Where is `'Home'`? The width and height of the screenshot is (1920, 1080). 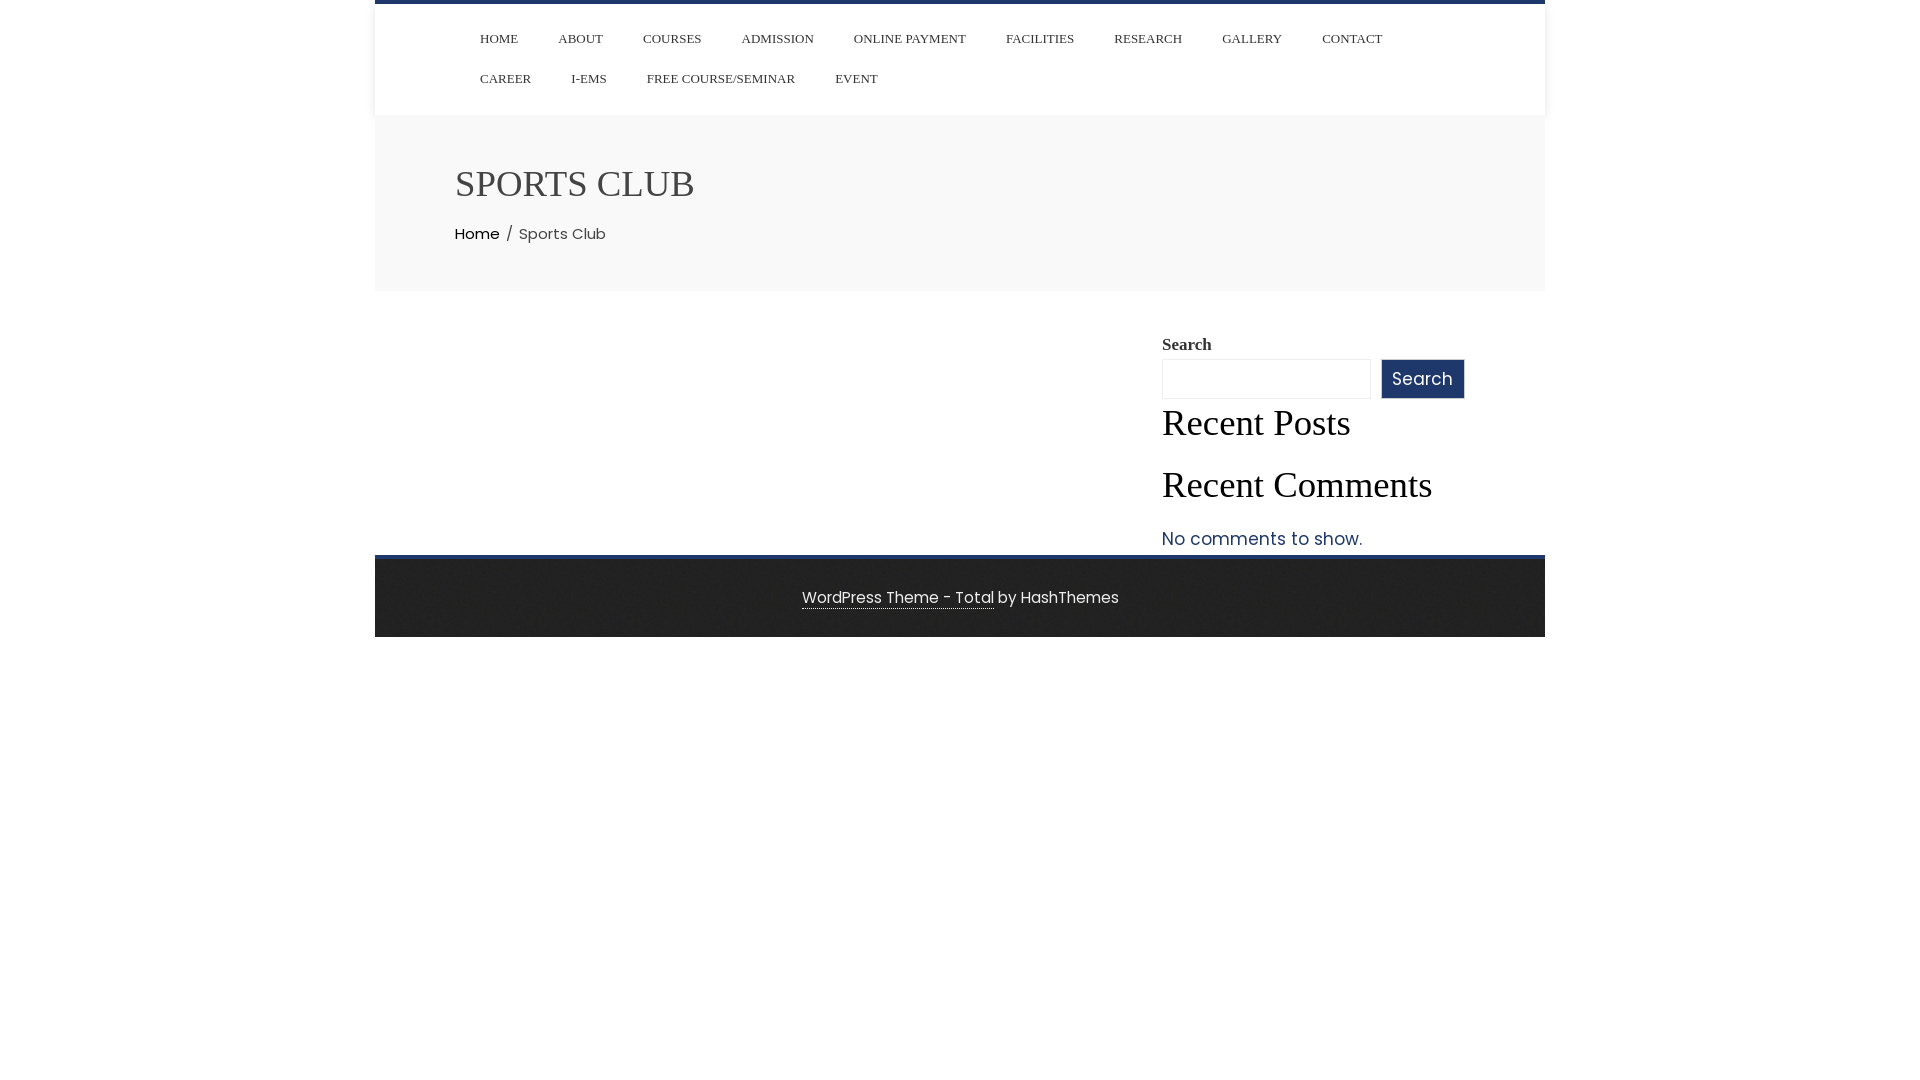
'Home' is located at coordinates (476, 232).